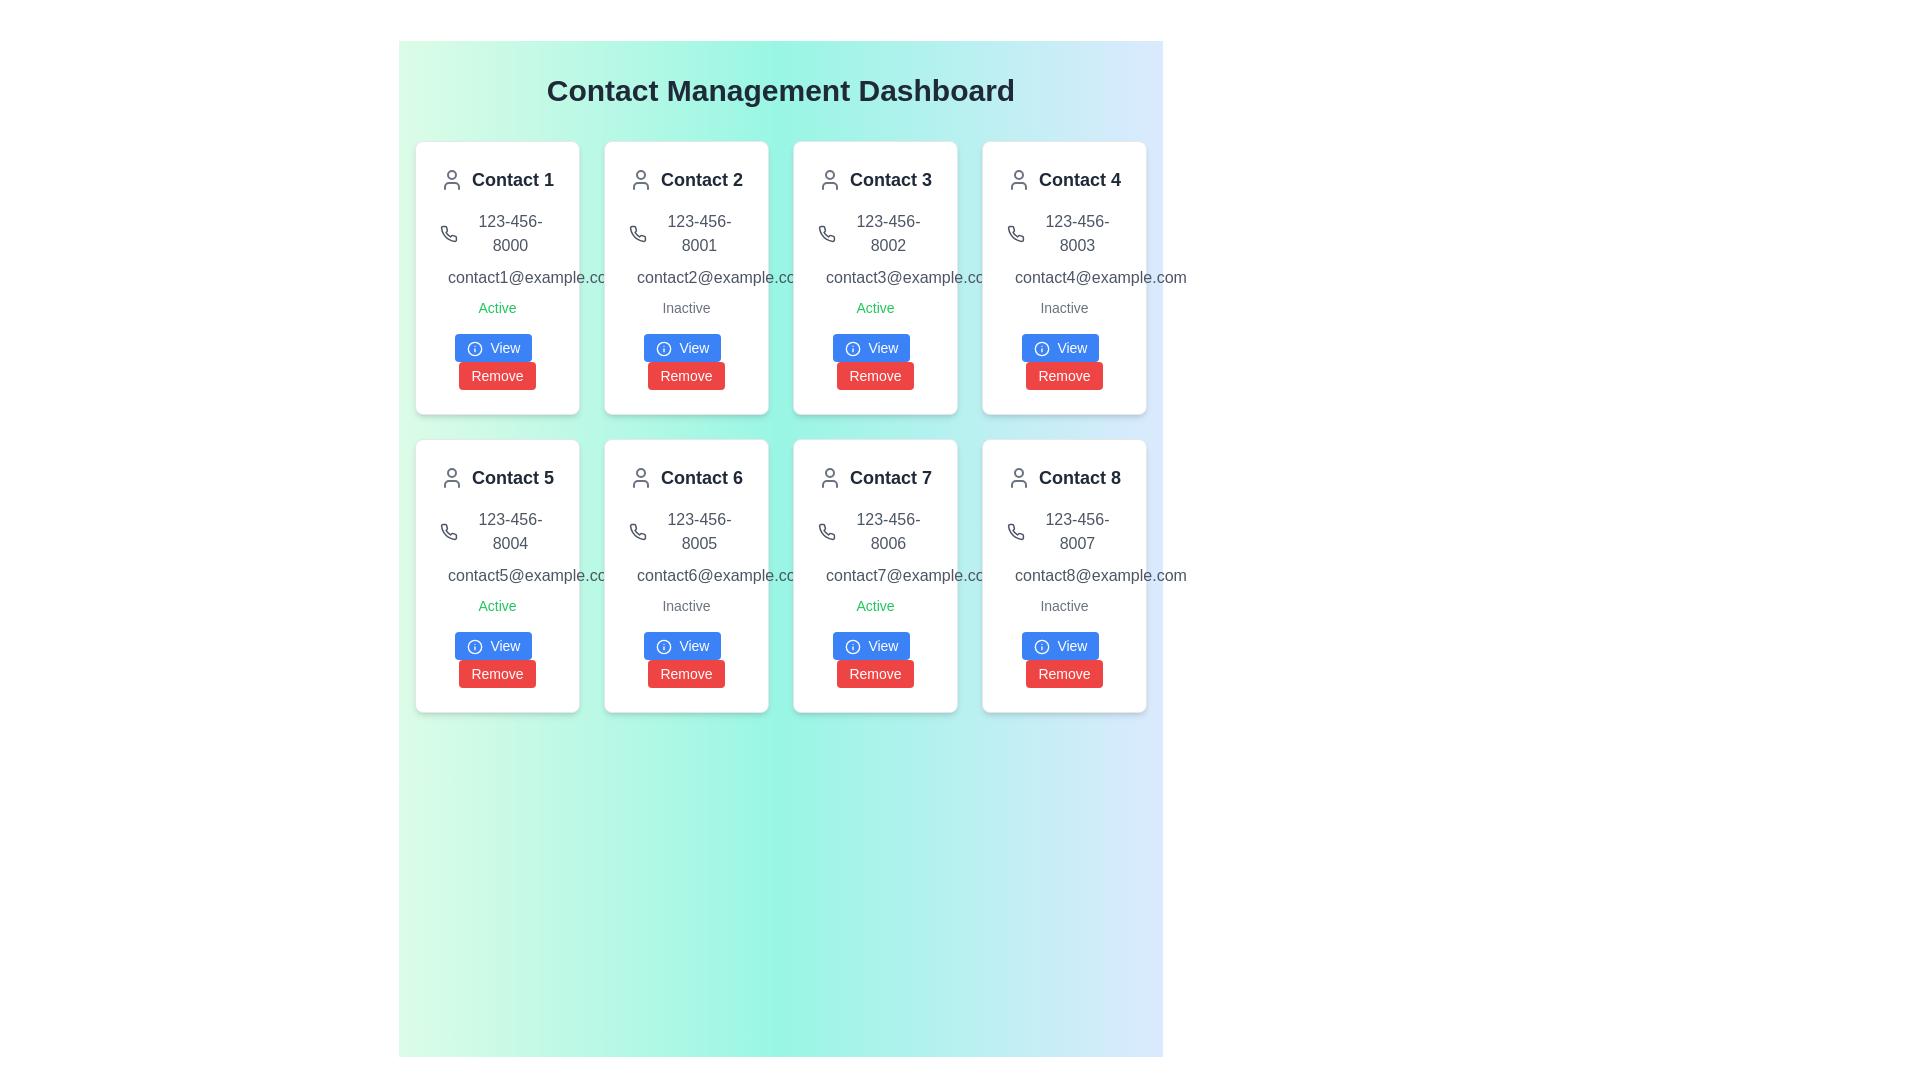 This screenshot has width=1920, height=1080. I want to click on the 'Remove' button, which is the bottom button in the group of two vertically arranged buttons, so click(497, 362).